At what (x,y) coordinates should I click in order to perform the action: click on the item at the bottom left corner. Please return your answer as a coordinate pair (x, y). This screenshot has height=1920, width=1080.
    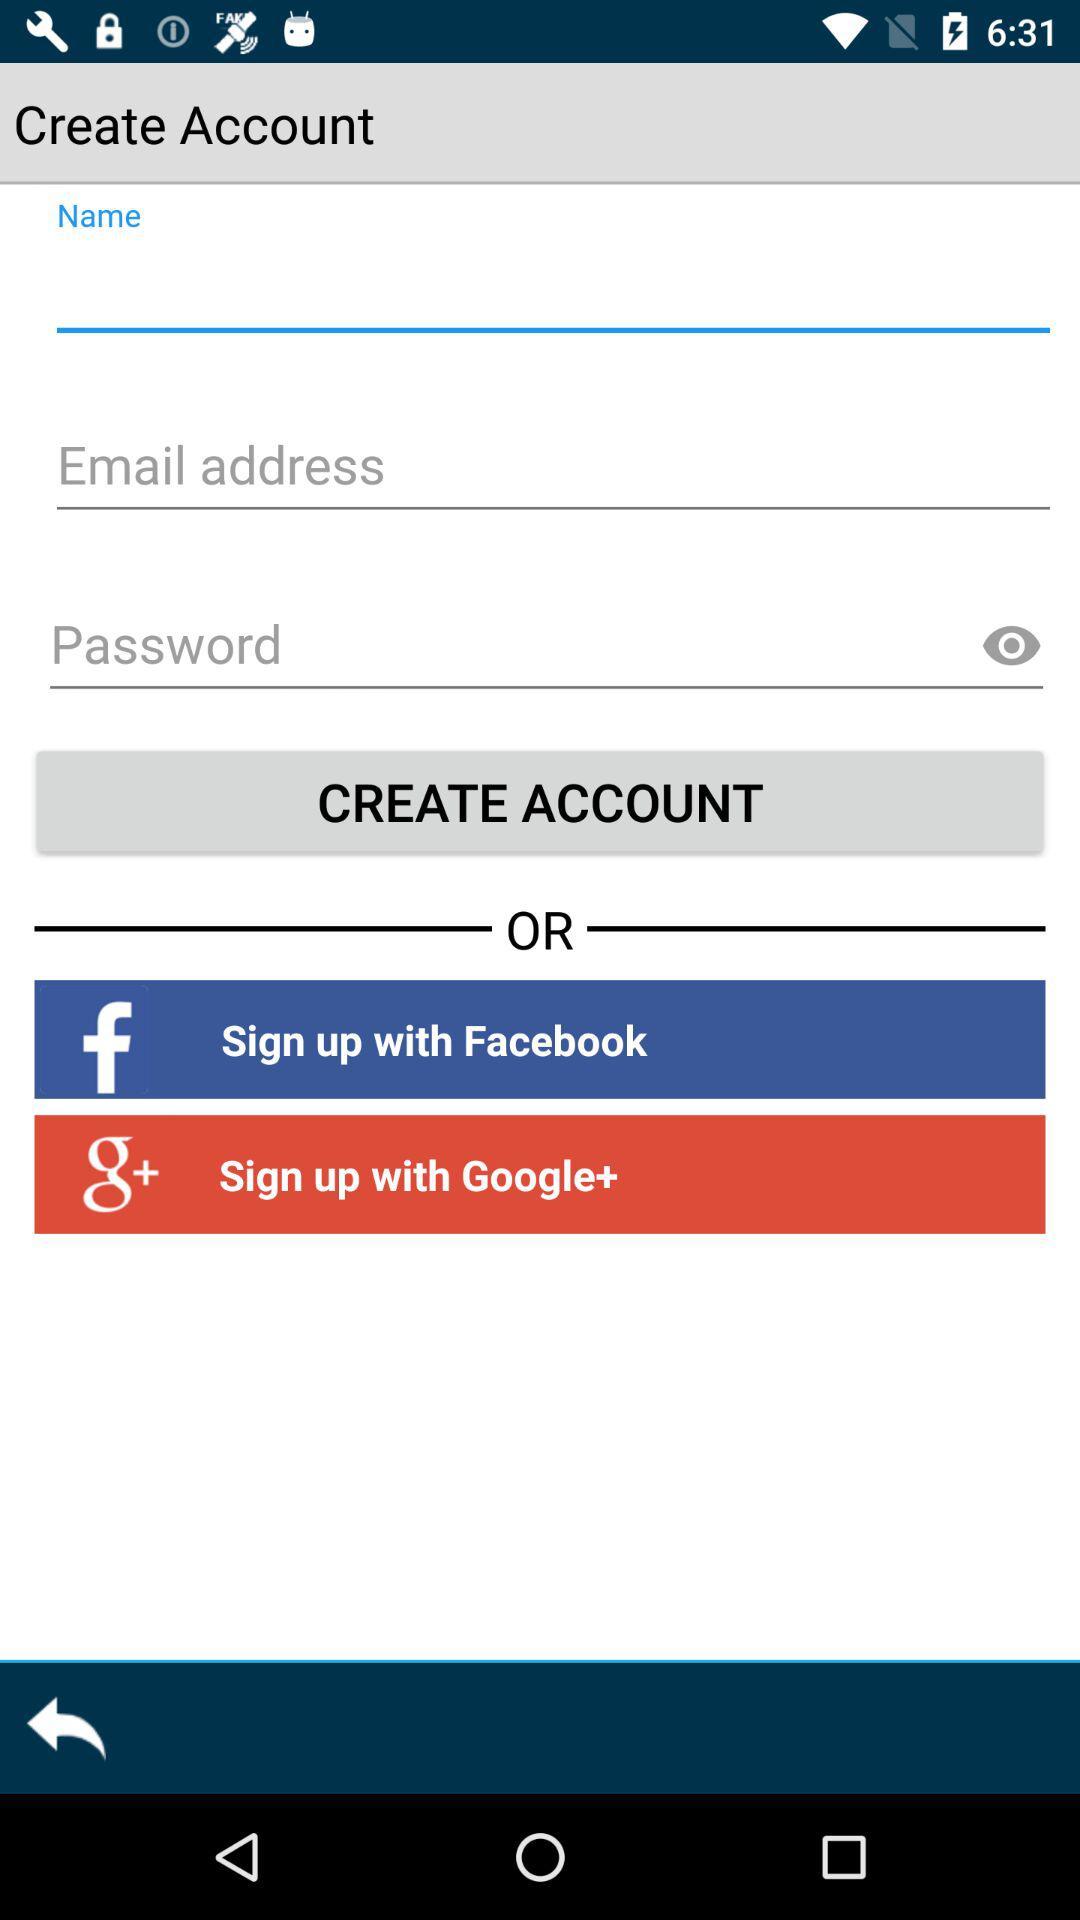
    Looking at the image, I should click on (64, 1727).